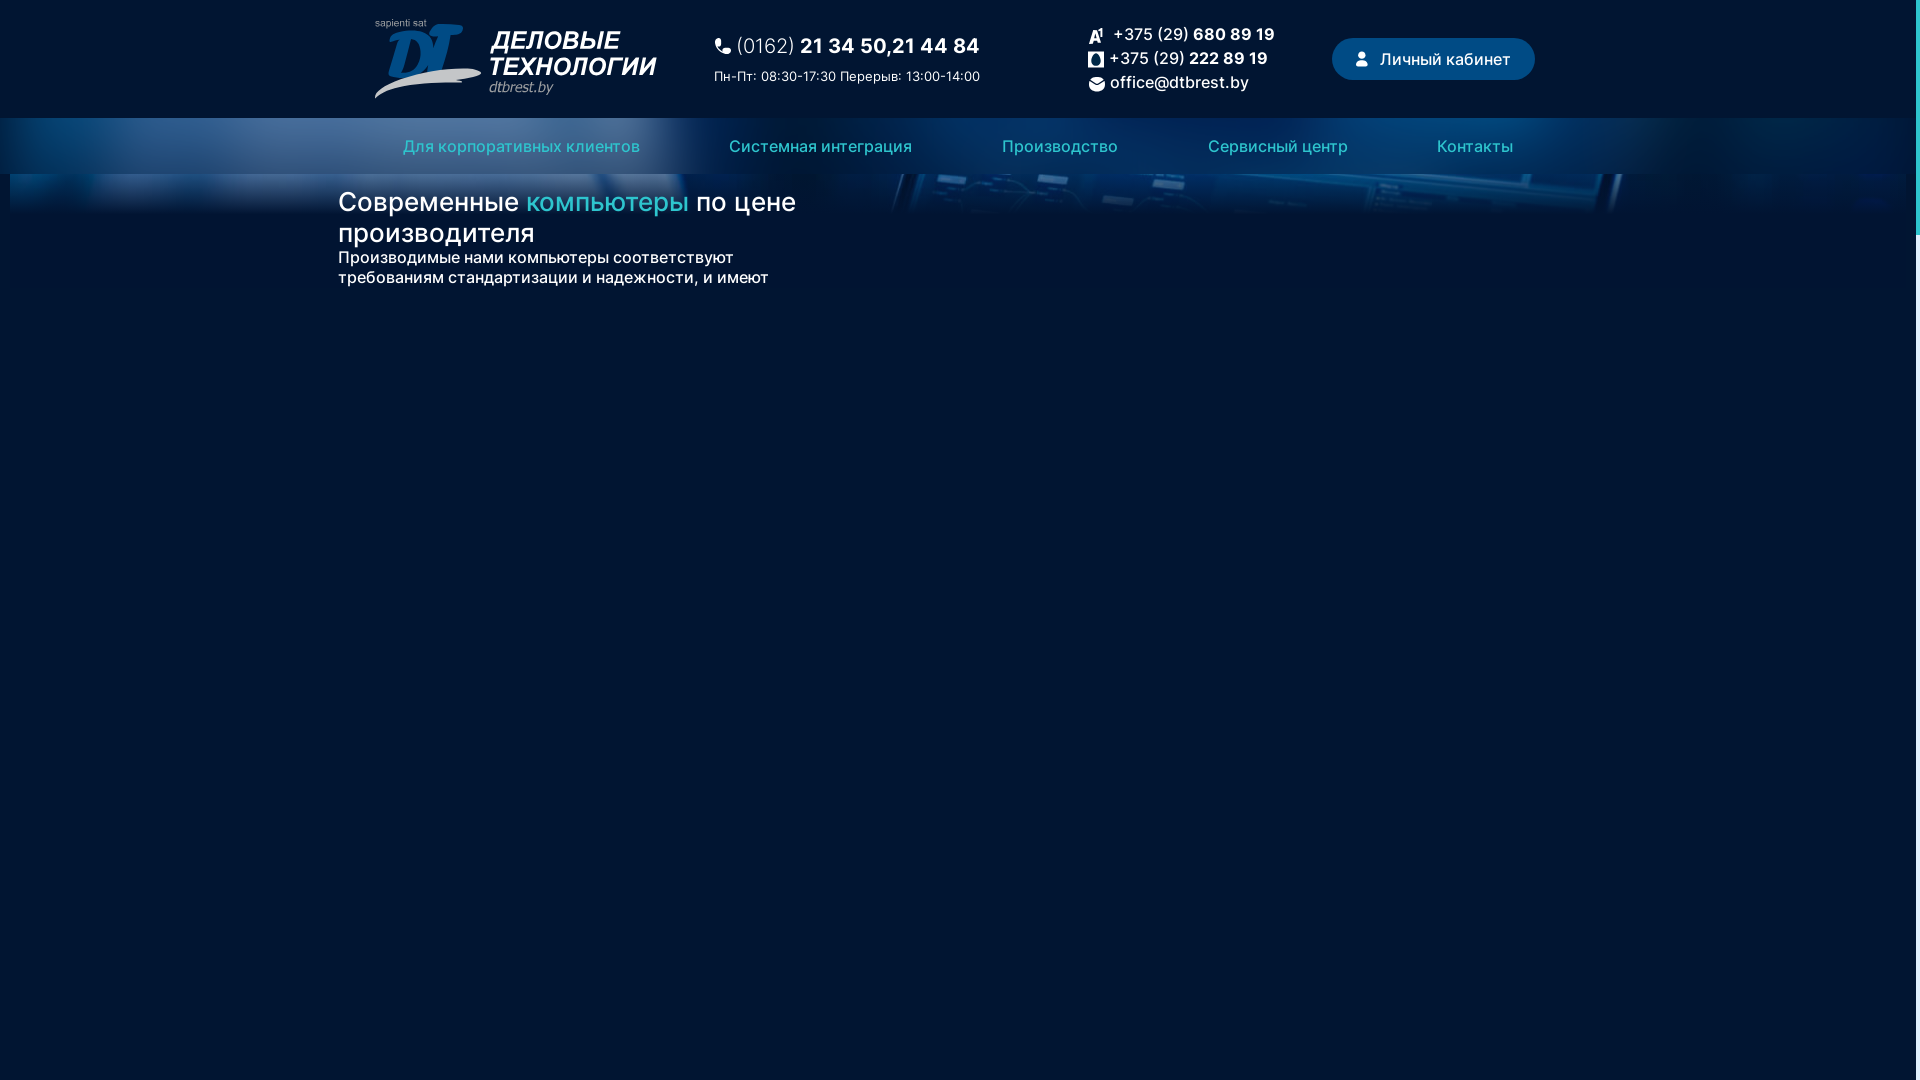 The image size is (1920, 1080). What do you see at coordinates (891, 45) in the screenshot?
I see `'21 44 84'` at bounding box center [891, 45].